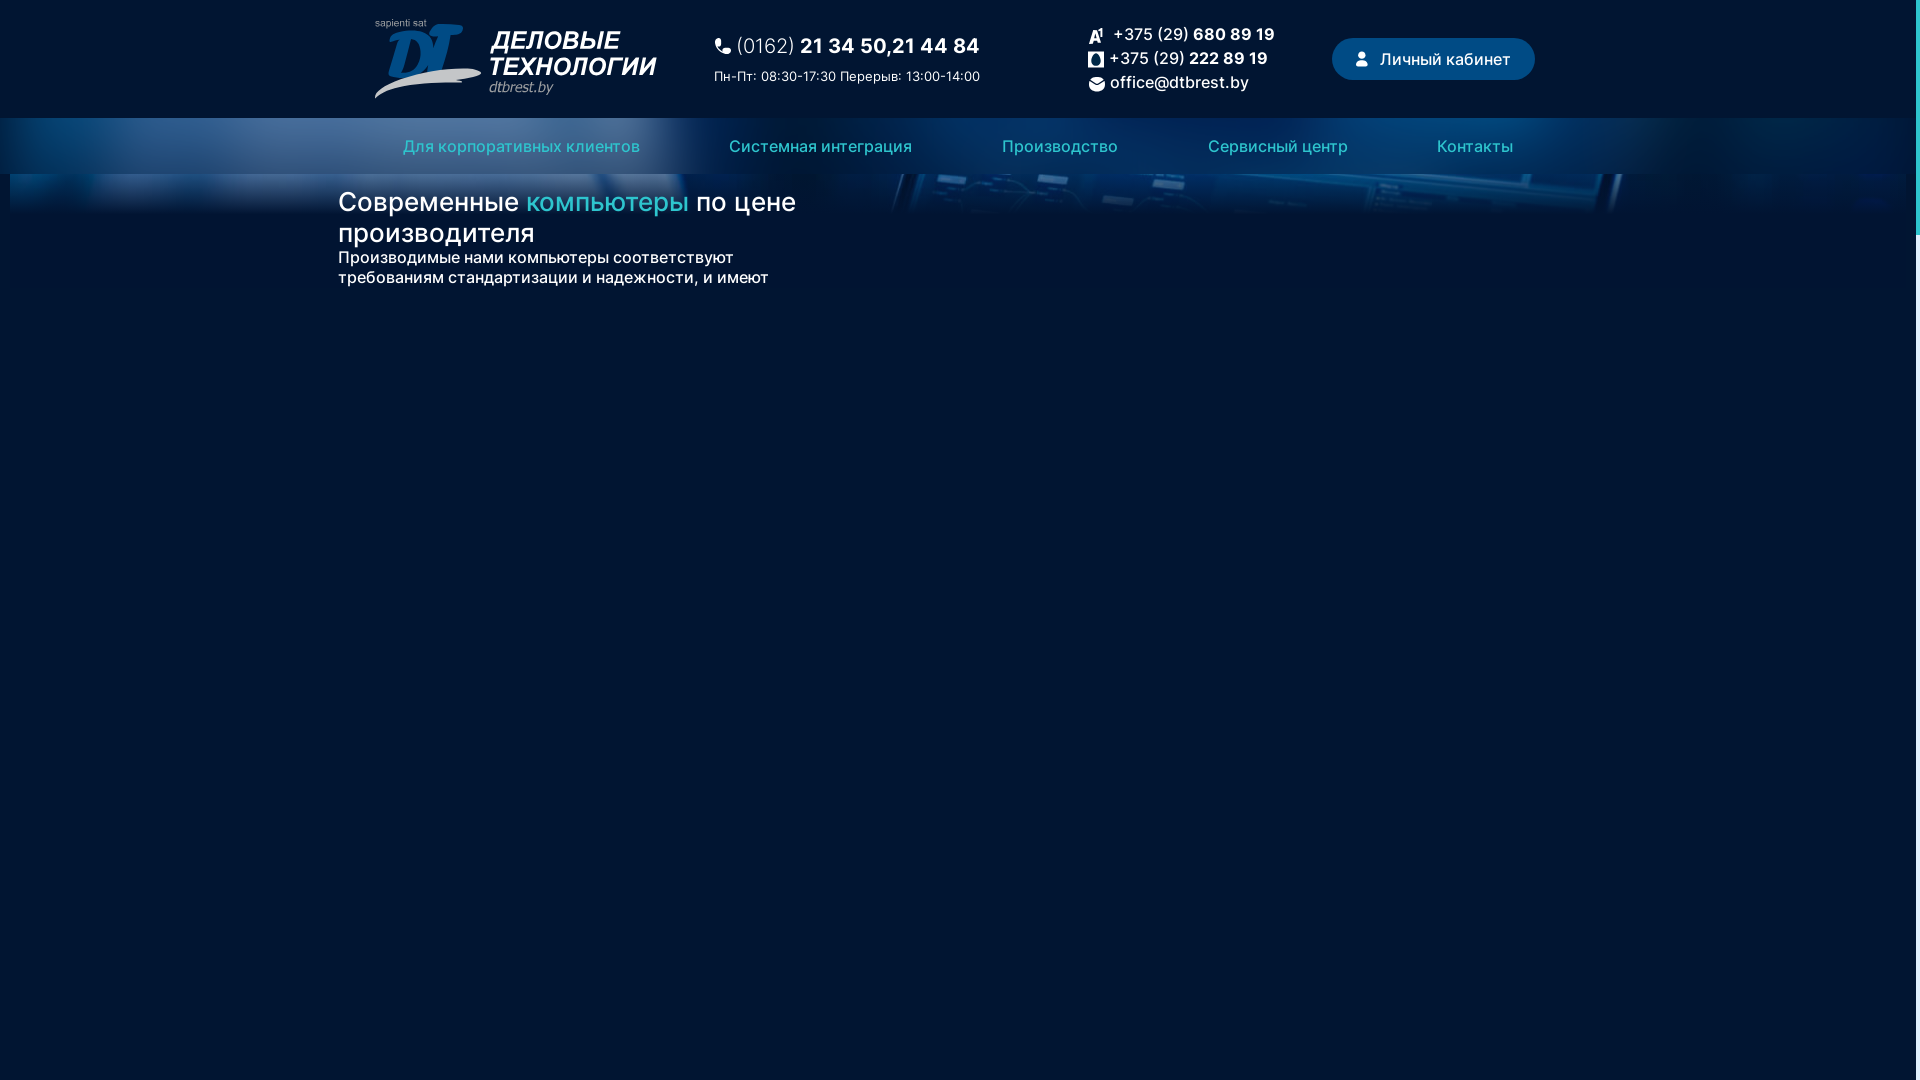 The image size is (1920, 1080). What do you see at coordinates (891, 45) in the screenshot?
I see `'21 44 84'` at bounding box center [891, 45].